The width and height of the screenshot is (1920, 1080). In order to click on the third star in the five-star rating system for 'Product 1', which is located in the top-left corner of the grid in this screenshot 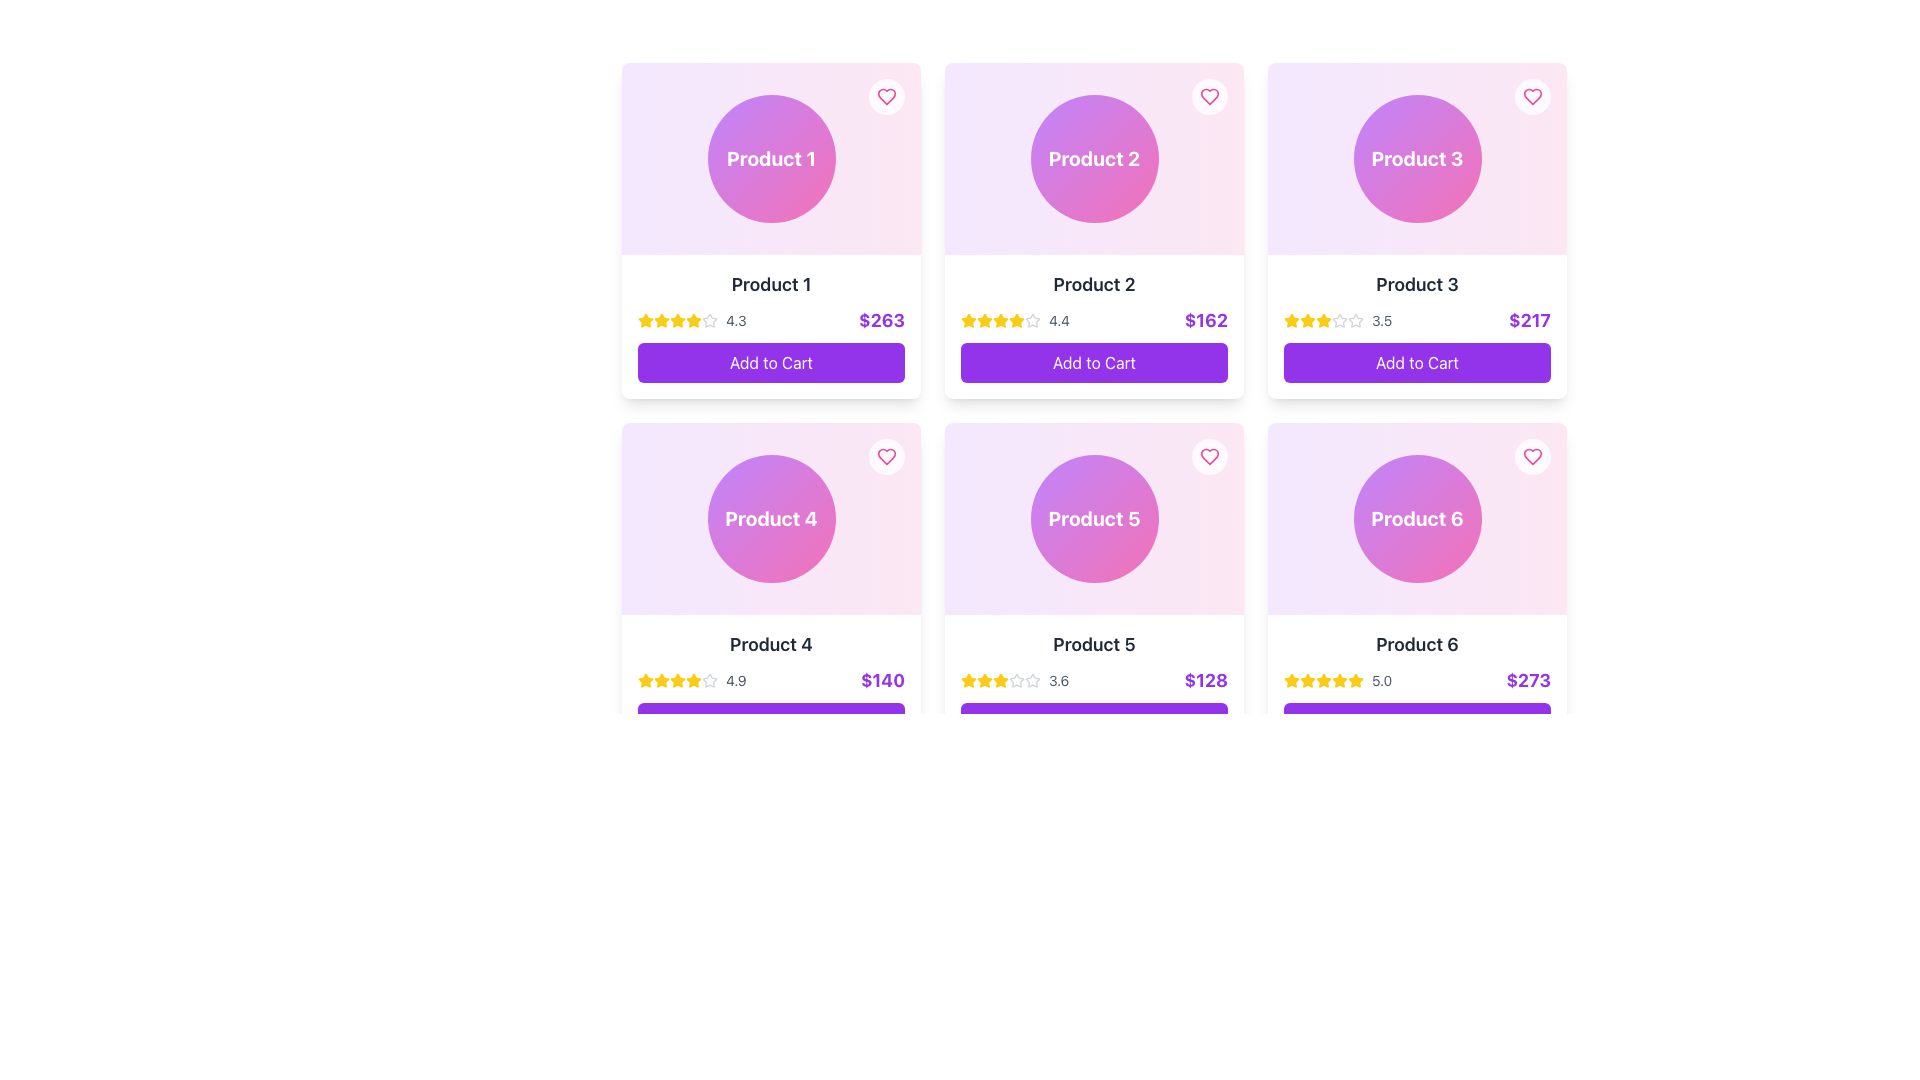, I will do `click(662, 319)`.